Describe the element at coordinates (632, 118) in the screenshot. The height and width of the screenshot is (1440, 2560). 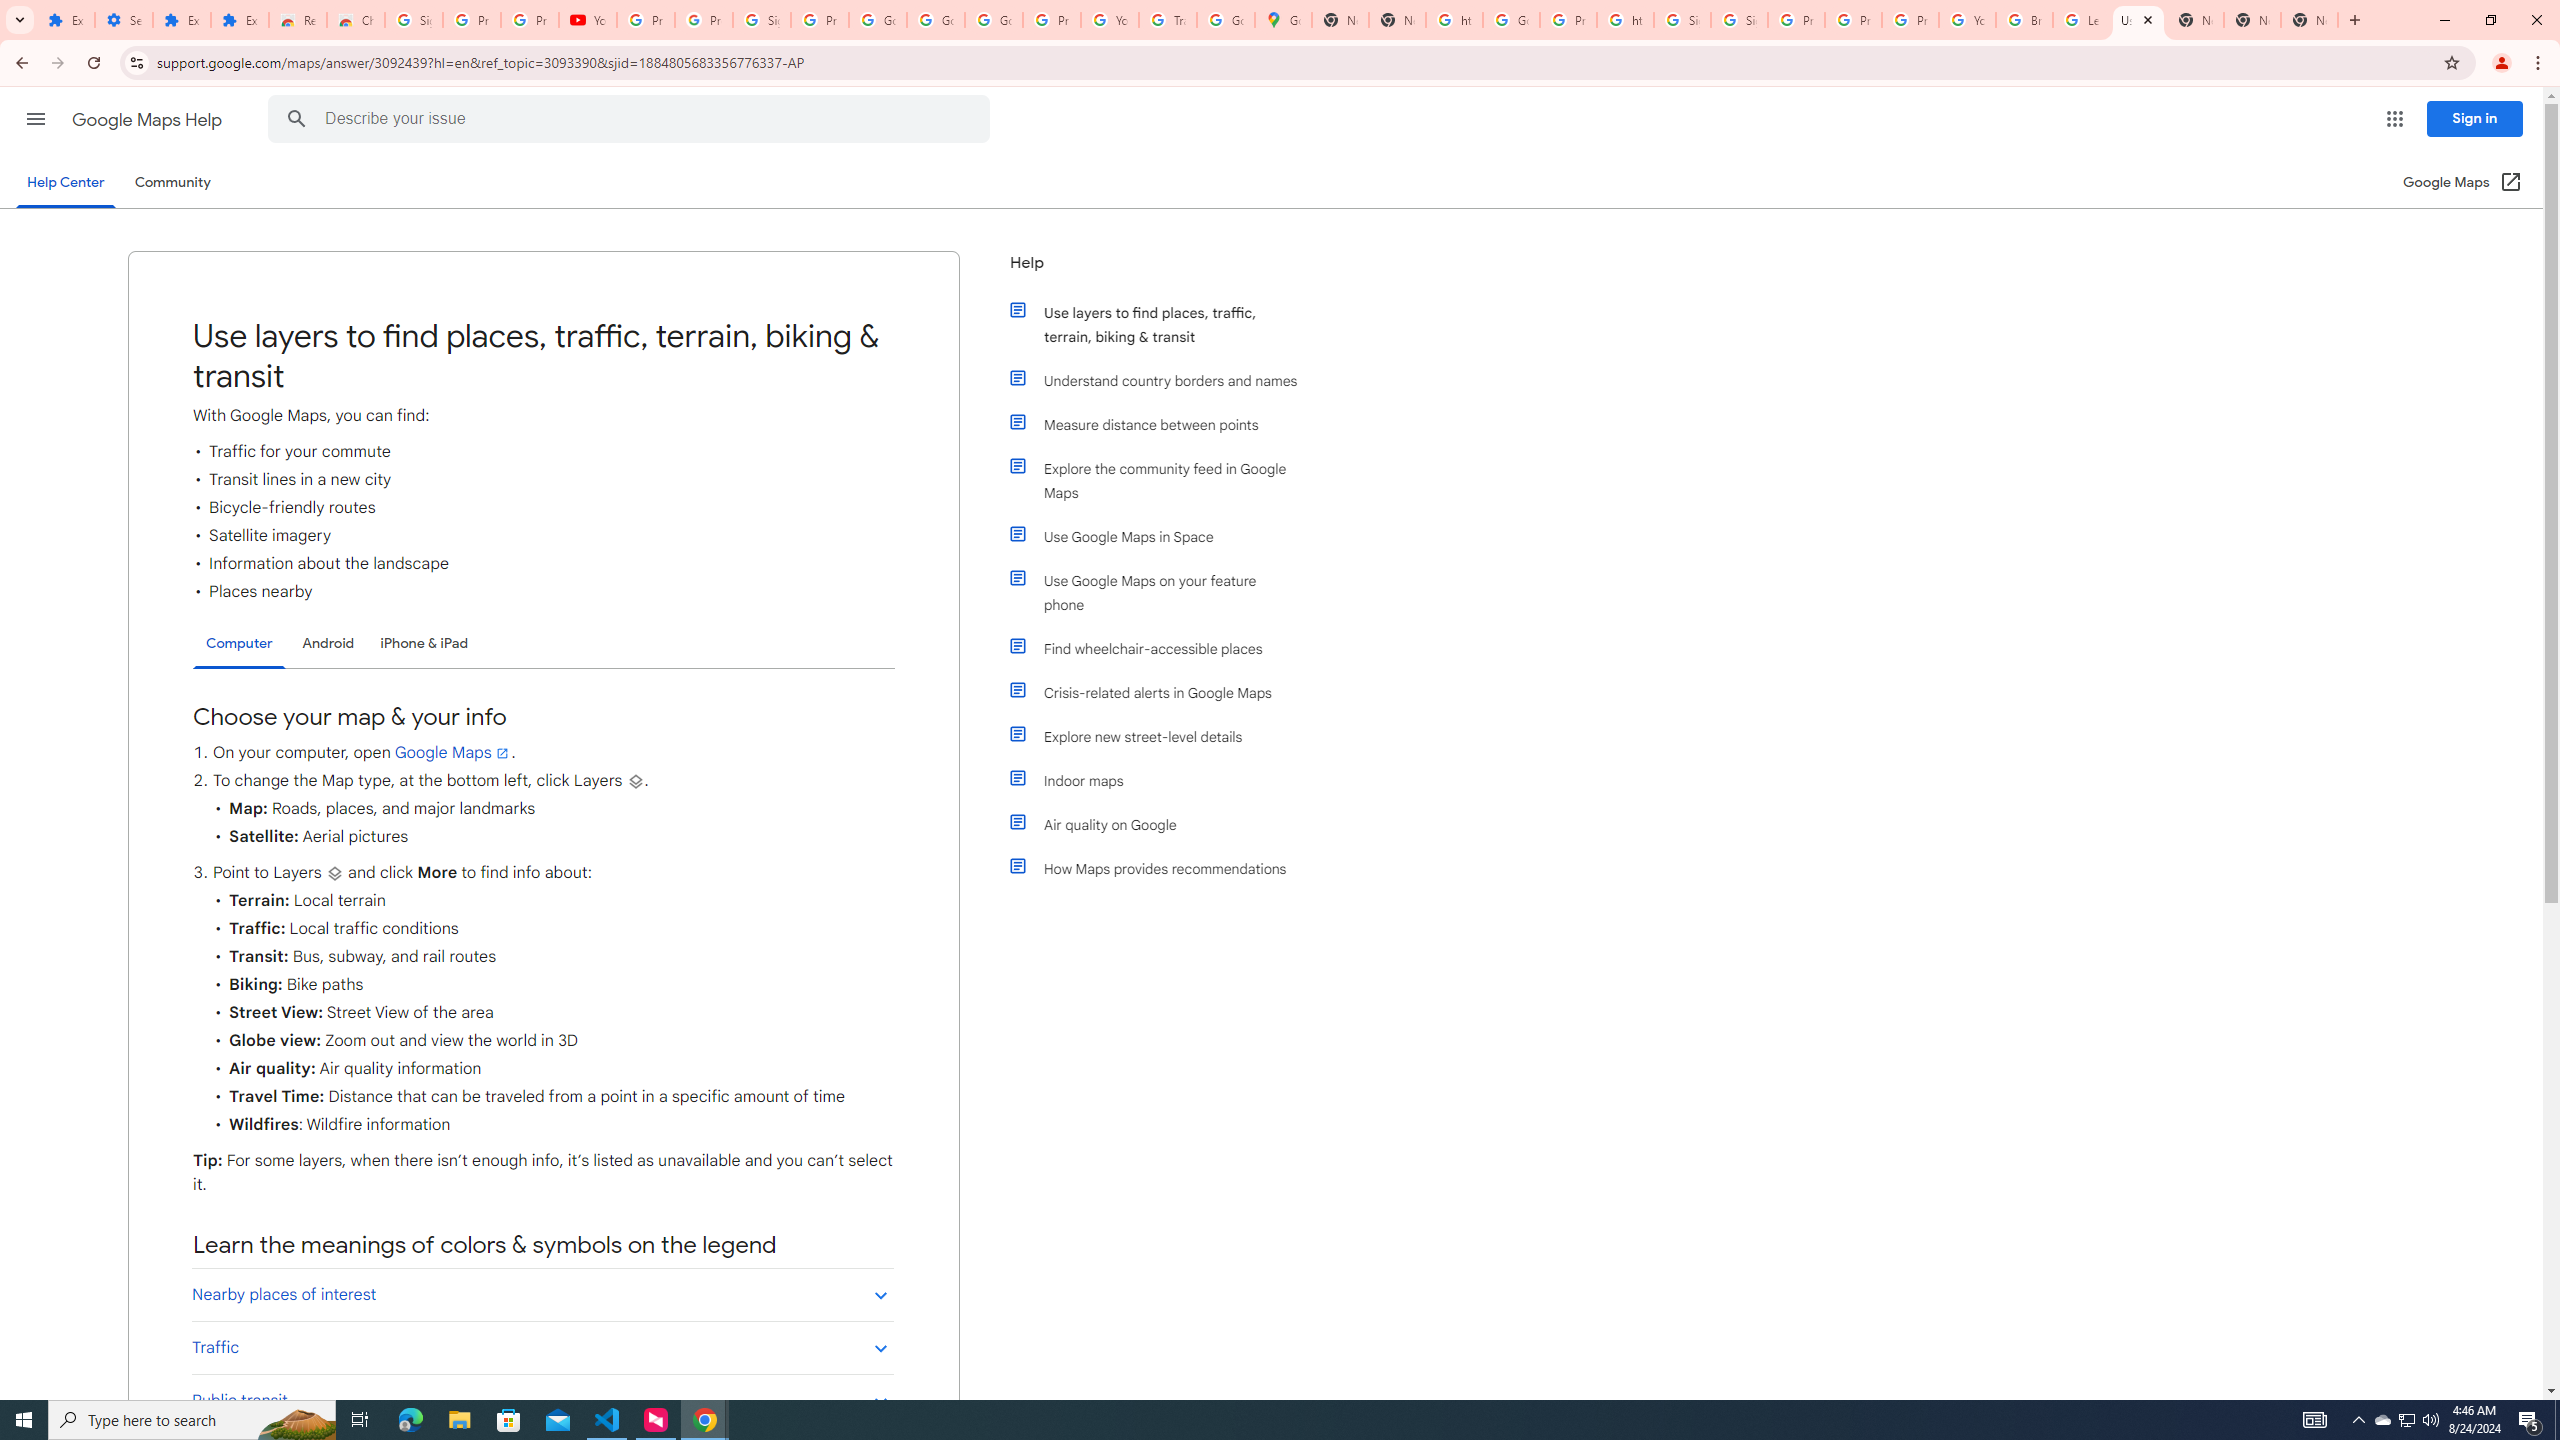
I see `'Describe your issue'` at that location.